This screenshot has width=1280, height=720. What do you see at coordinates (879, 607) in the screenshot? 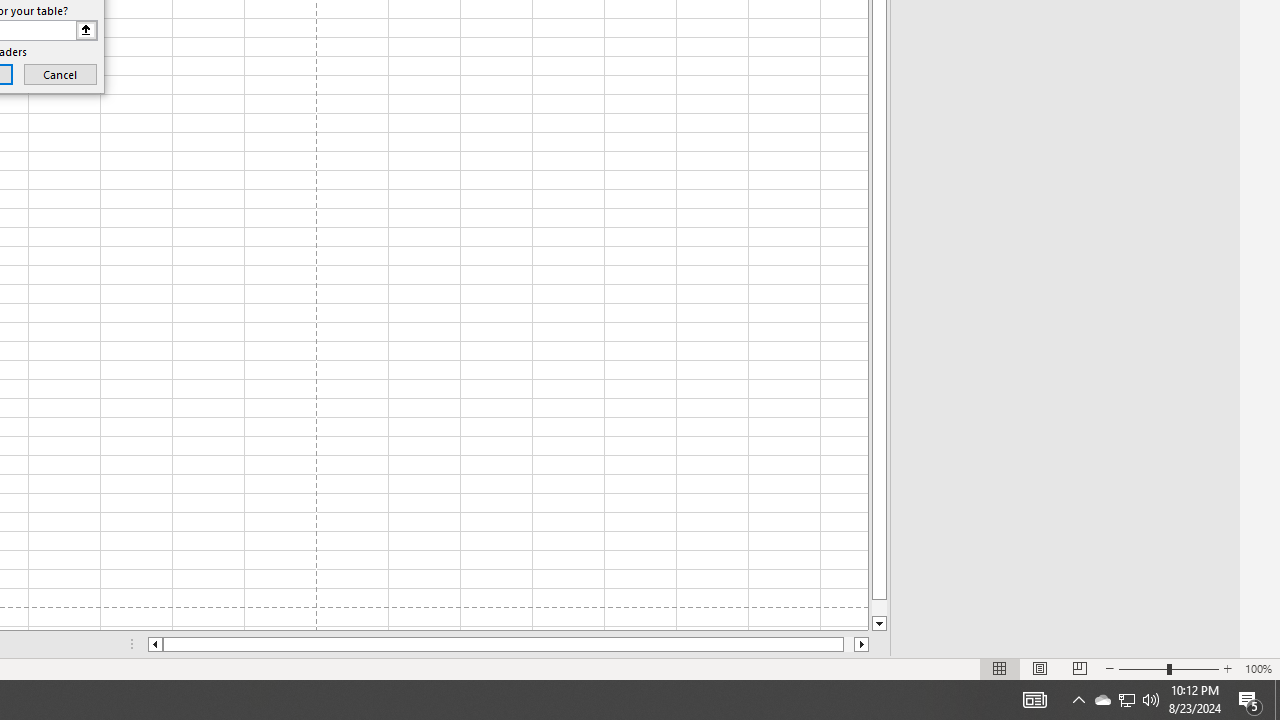
I see `'Page down'` at bounding box center [879, 607].